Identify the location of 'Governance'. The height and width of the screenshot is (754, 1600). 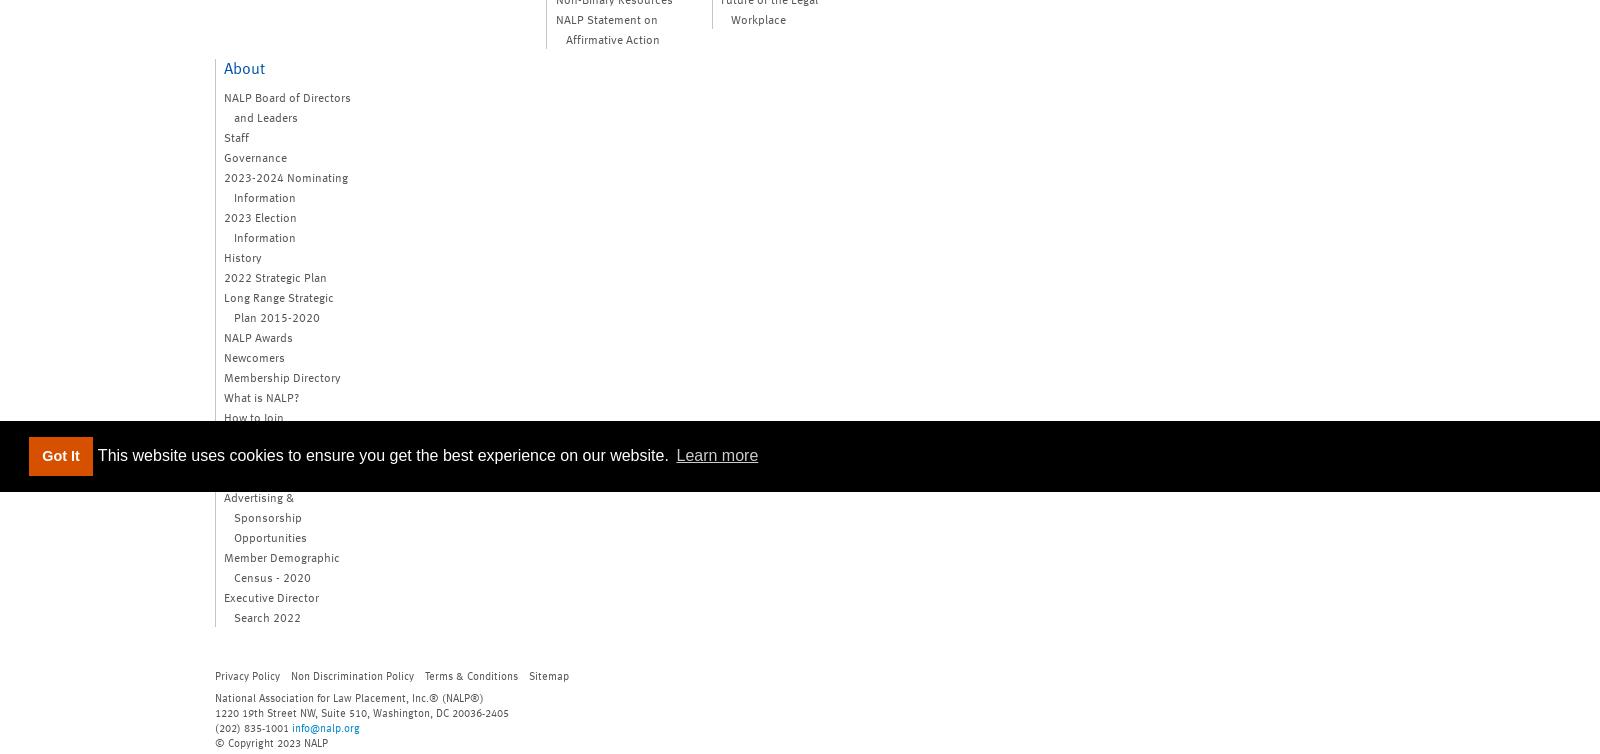
(255, 156).